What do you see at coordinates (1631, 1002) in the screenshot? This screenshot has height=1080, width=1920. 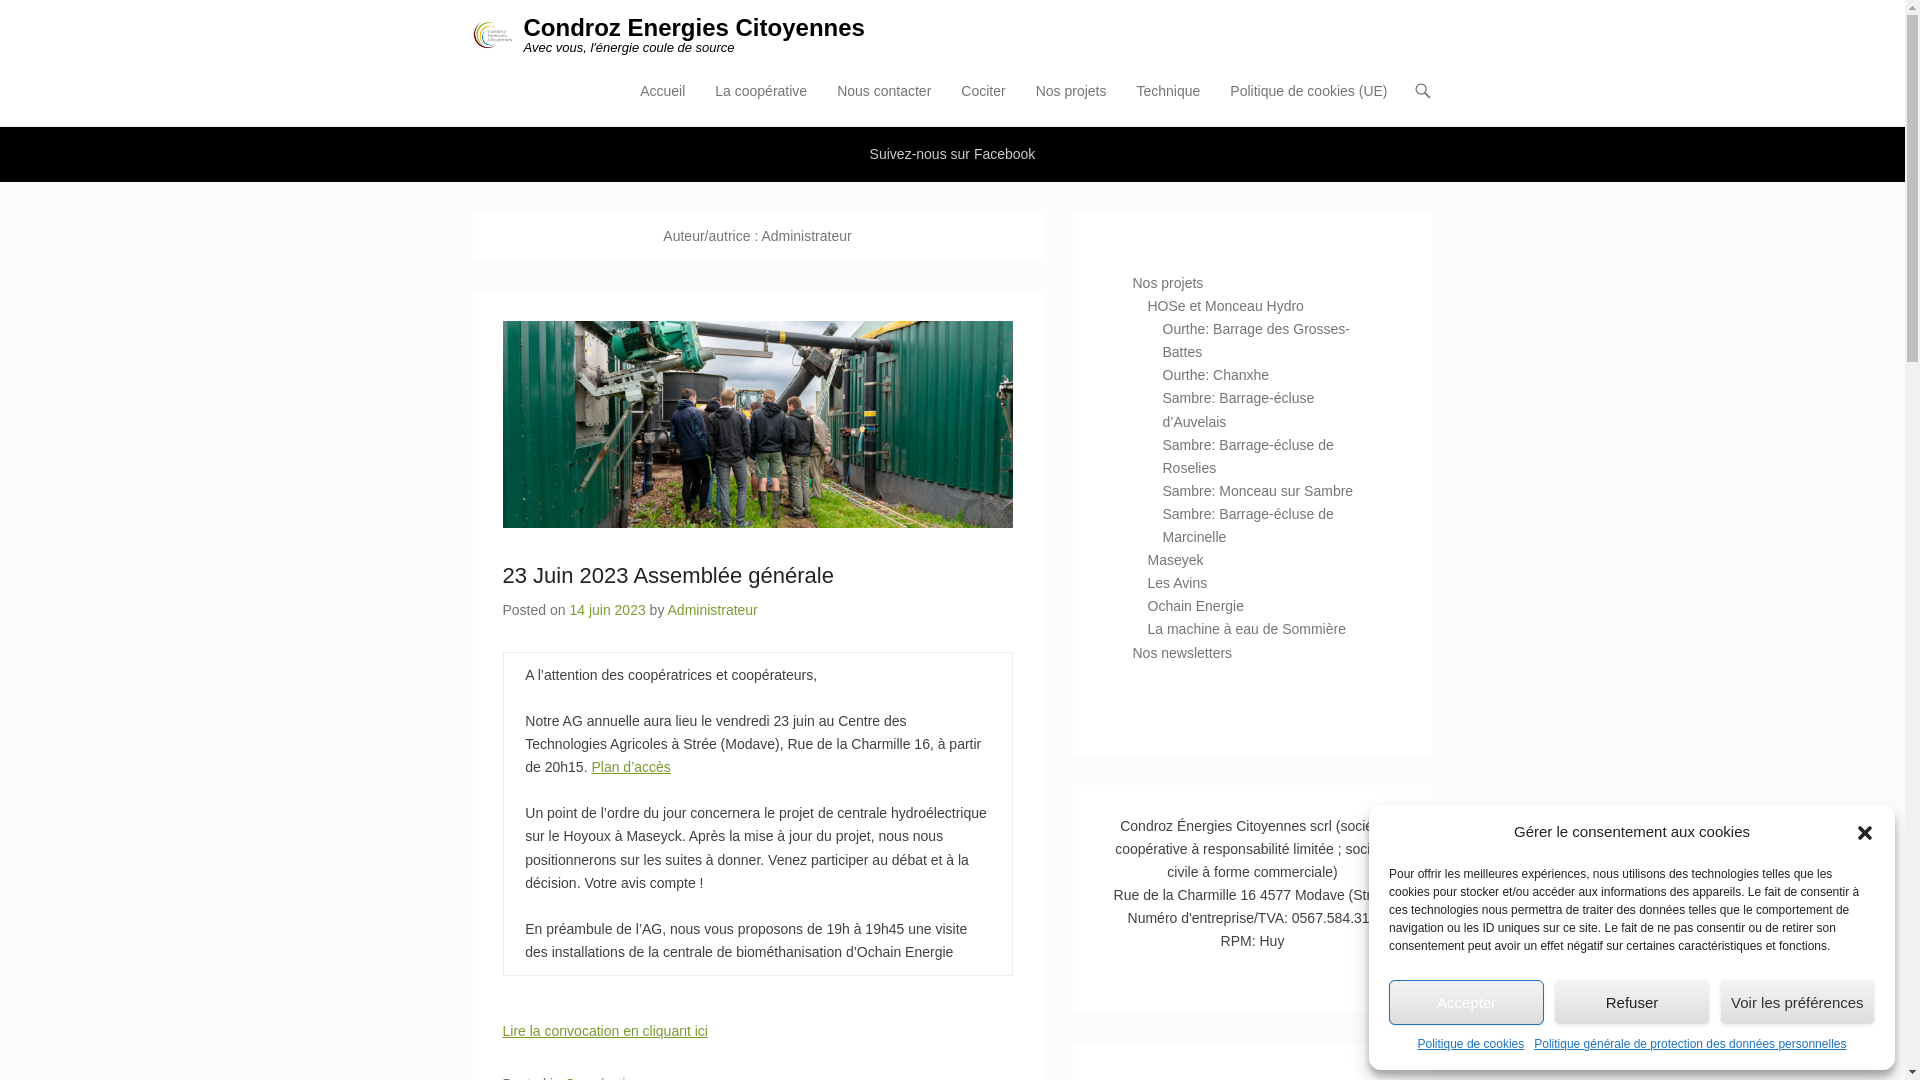 I see `'Refuser'` at bounding box center [1631, 1002].